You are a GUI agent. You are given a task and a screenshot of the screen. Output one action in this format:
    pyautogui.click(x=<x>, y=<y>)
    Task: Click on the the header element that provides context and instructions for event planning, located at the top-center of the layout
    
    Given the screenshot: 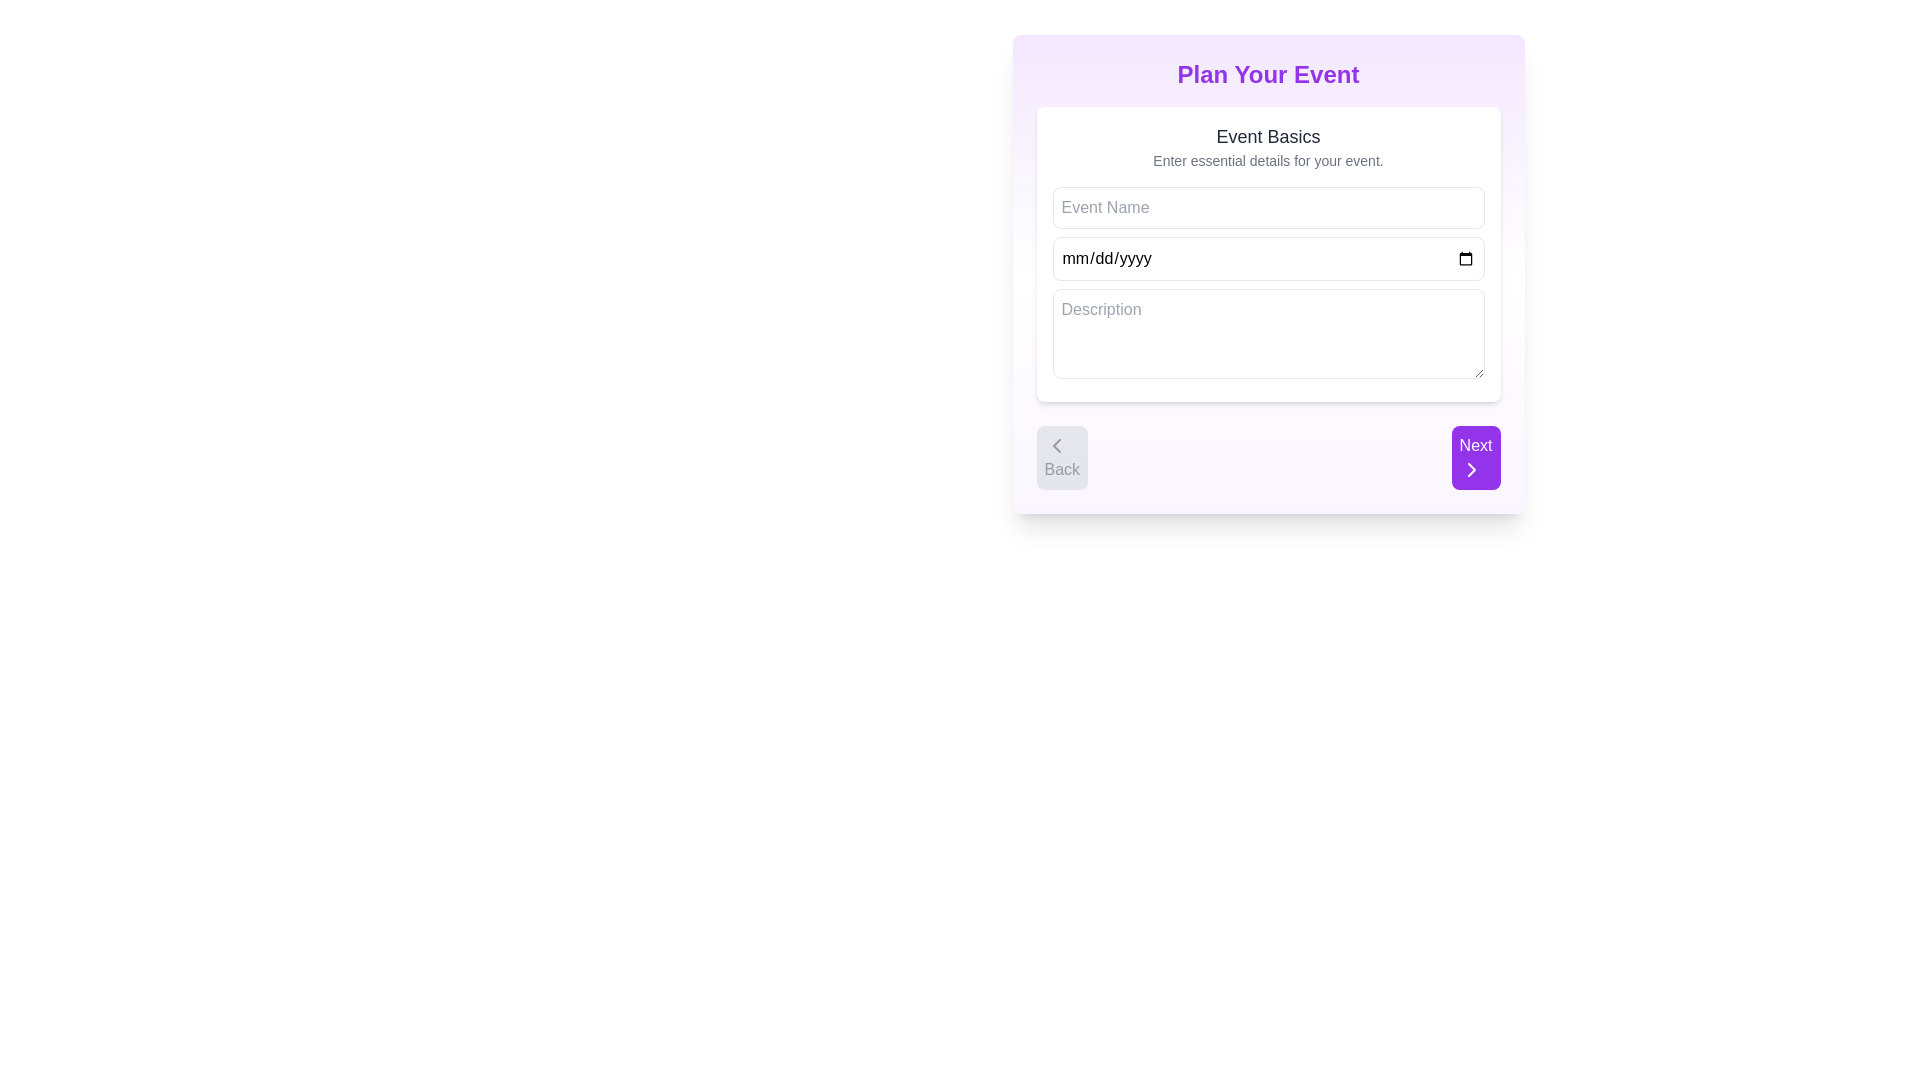 What is the action you would take?
    pyautogui.click(x=1267, y=73)
    